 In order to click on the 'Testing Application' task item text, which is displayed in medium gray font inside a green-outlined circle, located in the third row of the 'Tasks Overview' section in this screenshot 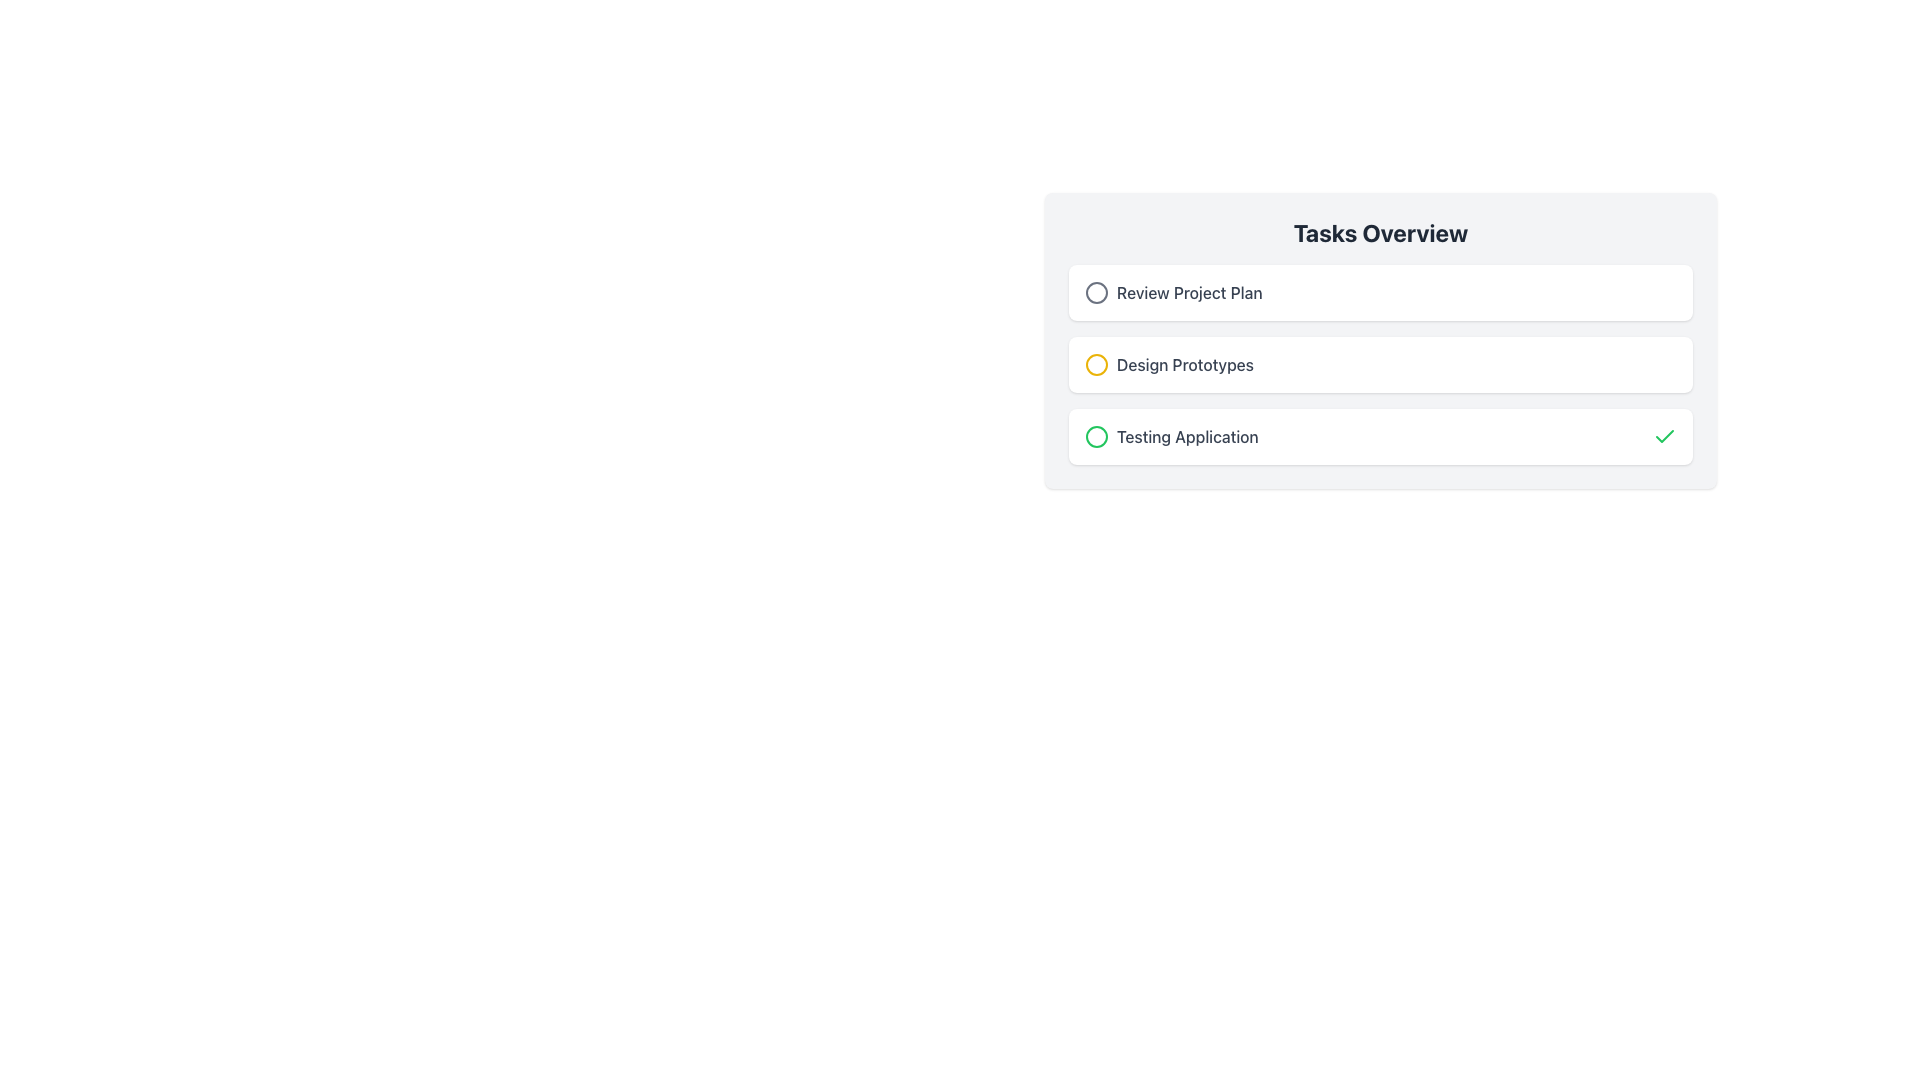, I will do `click(1171, 435)`.